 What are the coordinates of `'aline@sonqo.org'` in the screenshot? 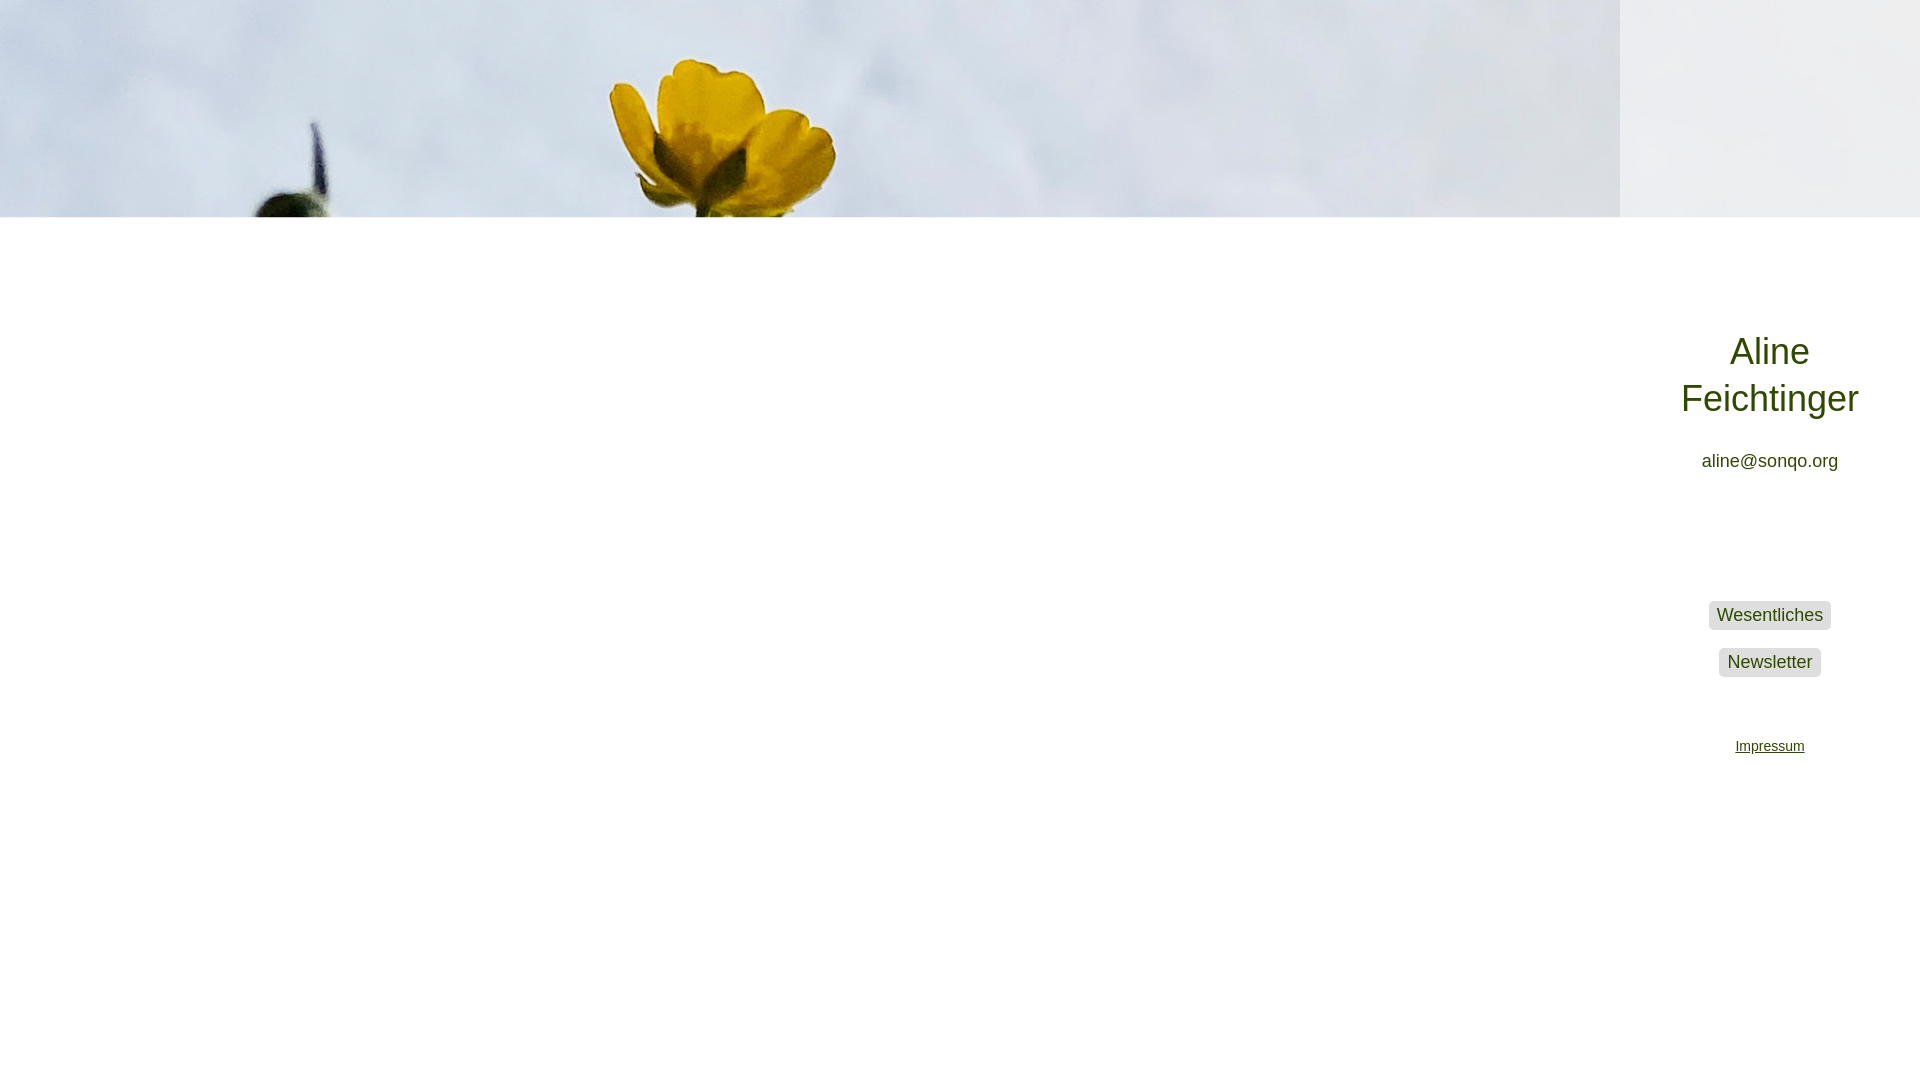 It's located at (1770, 461).